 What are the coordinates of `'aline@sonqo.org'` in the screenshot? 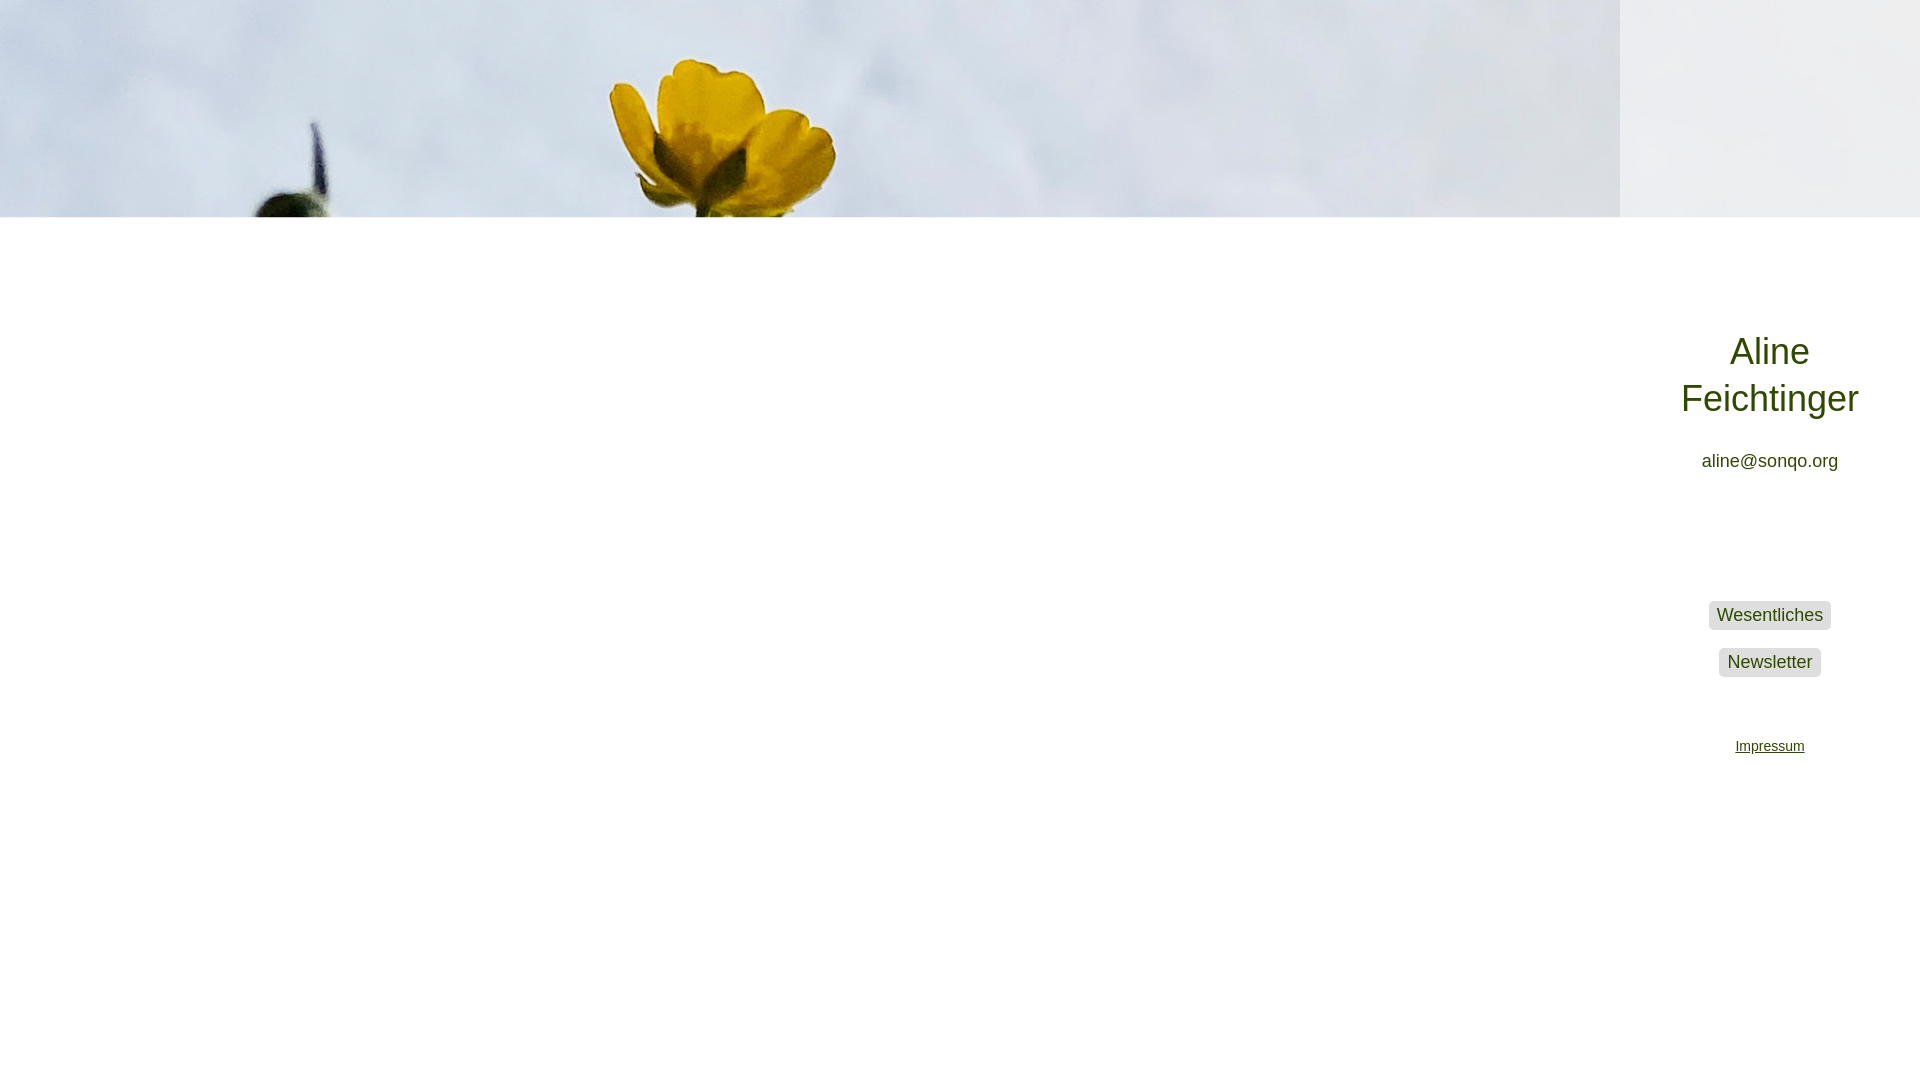 It's located at (1770, 461).